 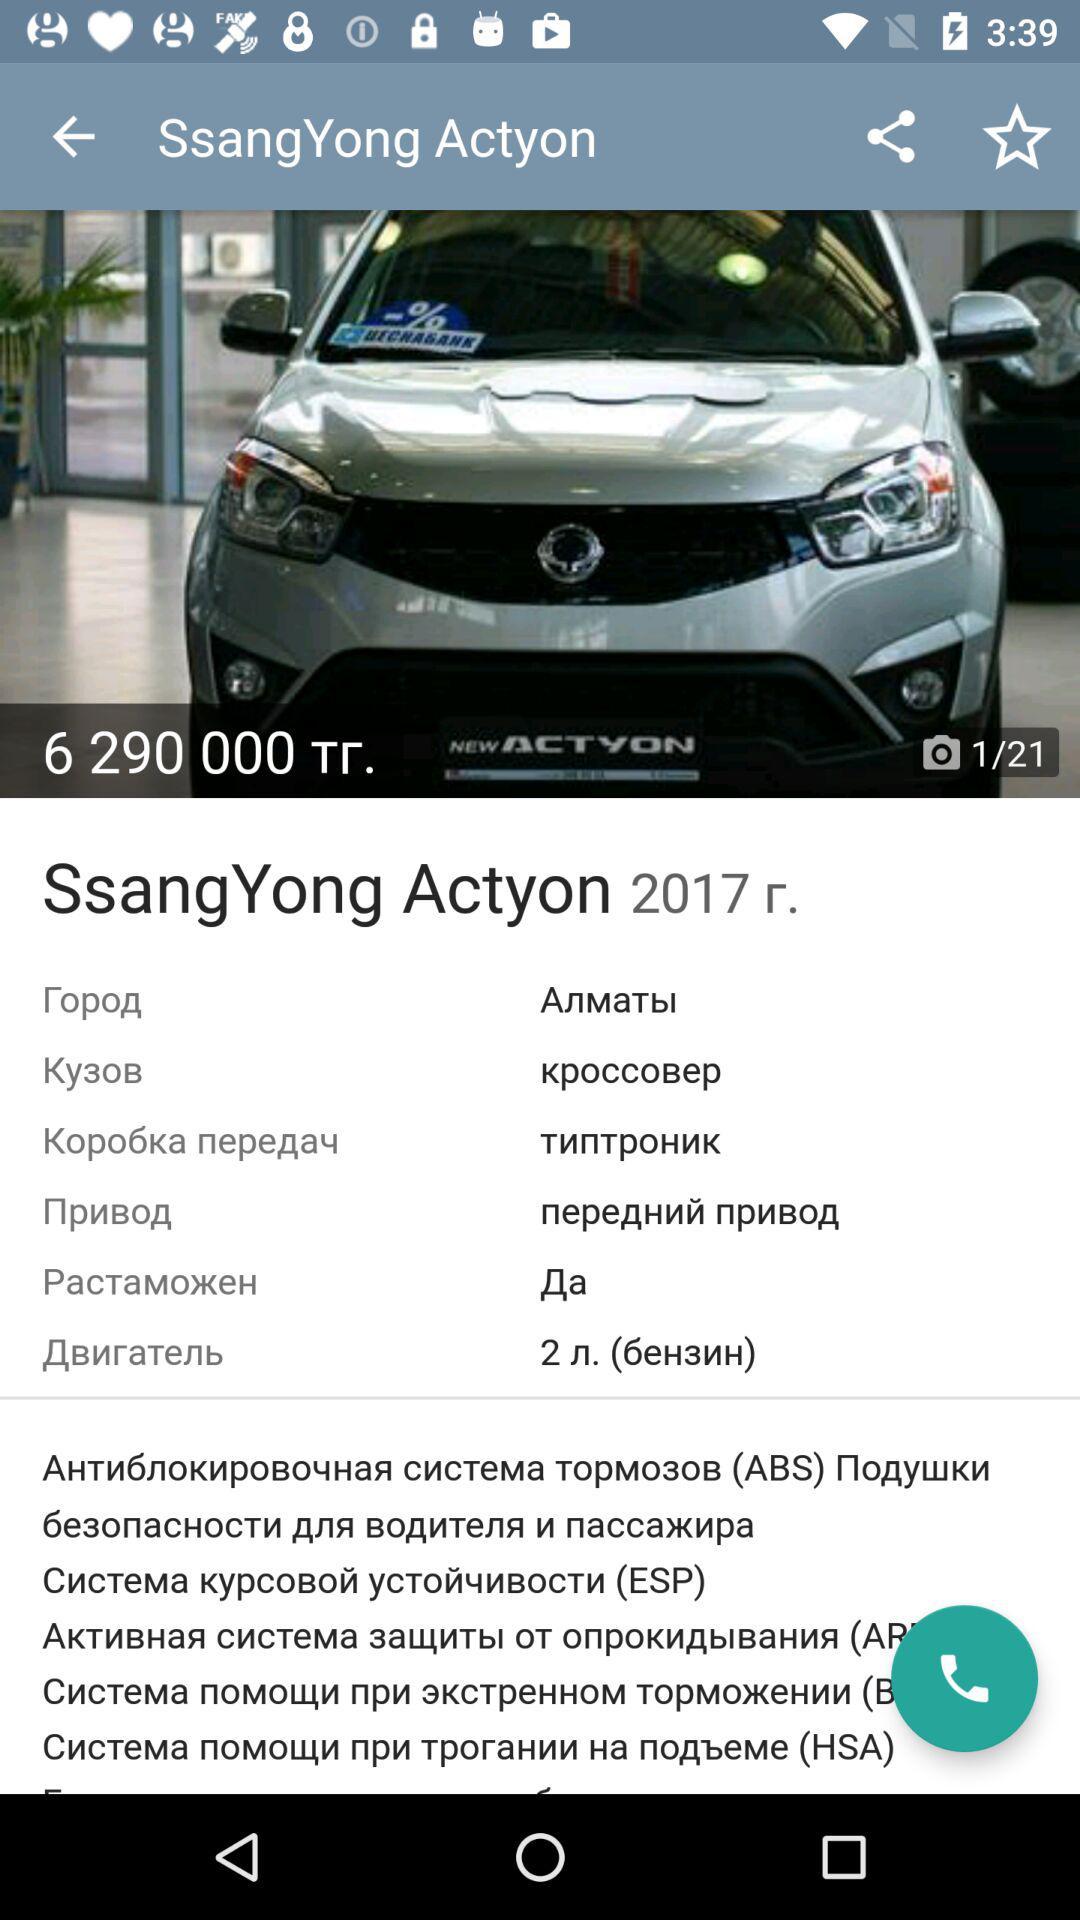 What do you see at coordinates (72, 135) in the screenshot?
I see `the item at the top left corner` at bounding box center [72, 135].